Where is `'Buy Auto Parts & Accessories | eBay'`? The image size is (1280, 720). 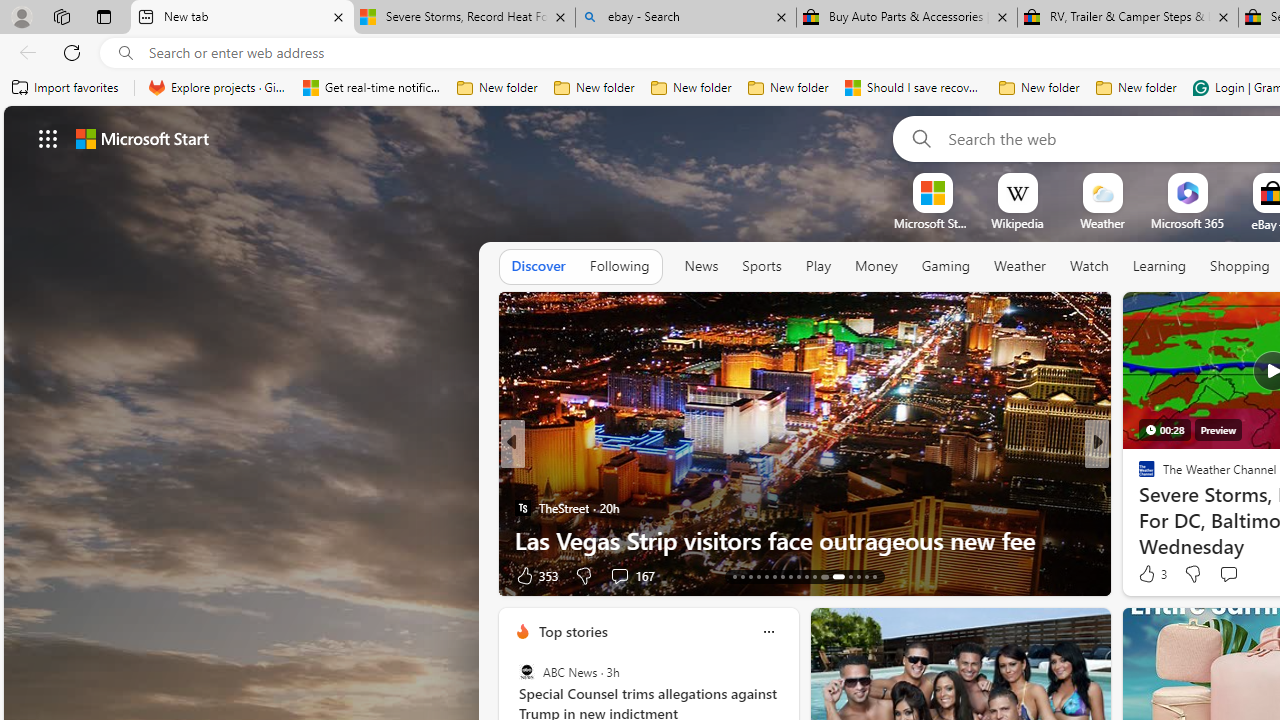 'Buy Auto Parts & Accessories | eBay' is located at coordinates (906, 17).